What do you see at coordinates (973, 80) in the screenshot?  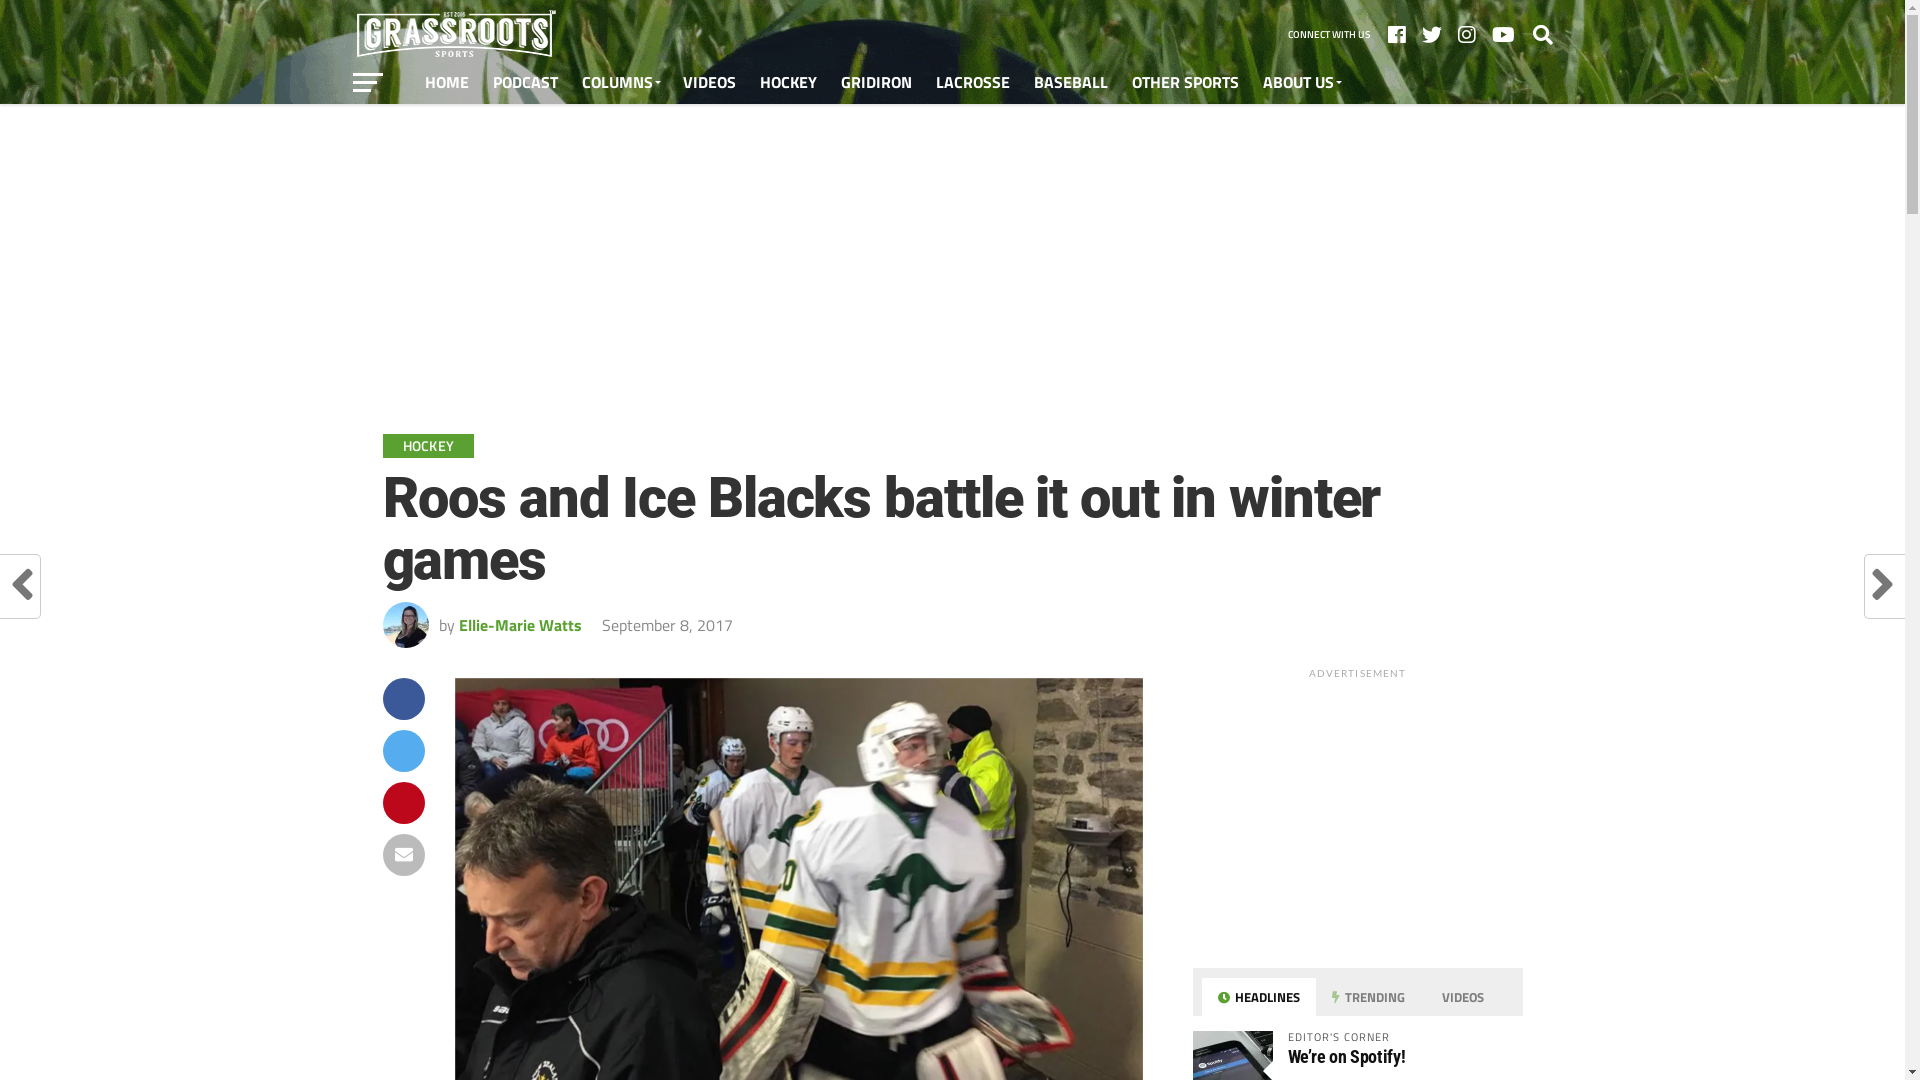 I see `'LACROSSE'` at bounding box center [973, 80].